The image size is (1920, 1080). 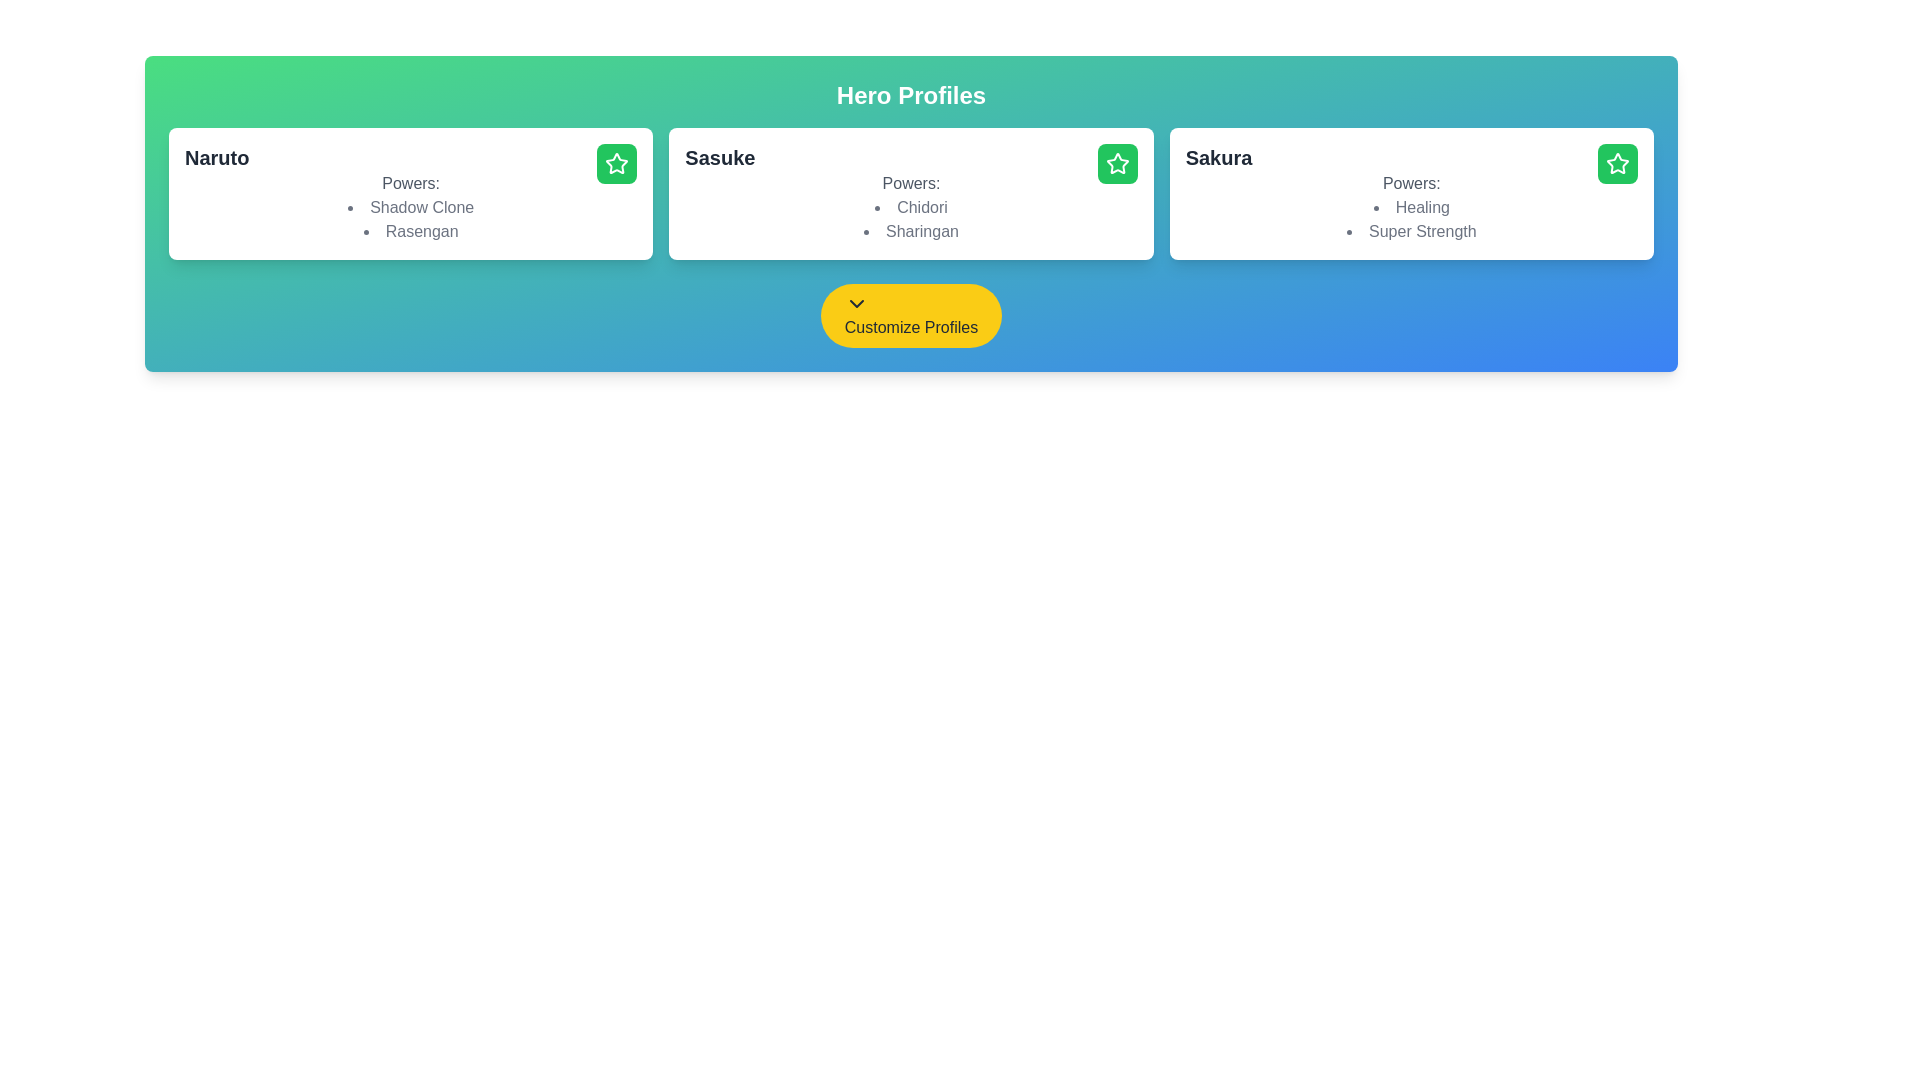 What do you see at coordinates (410, 230) in the screenshot?
I see `the second text item in the bullet-point list under the 'Powers:' section of the 'Naruto' card, as it serves to detail the character's abilities and is interactive` at bounding box center [410, 230].